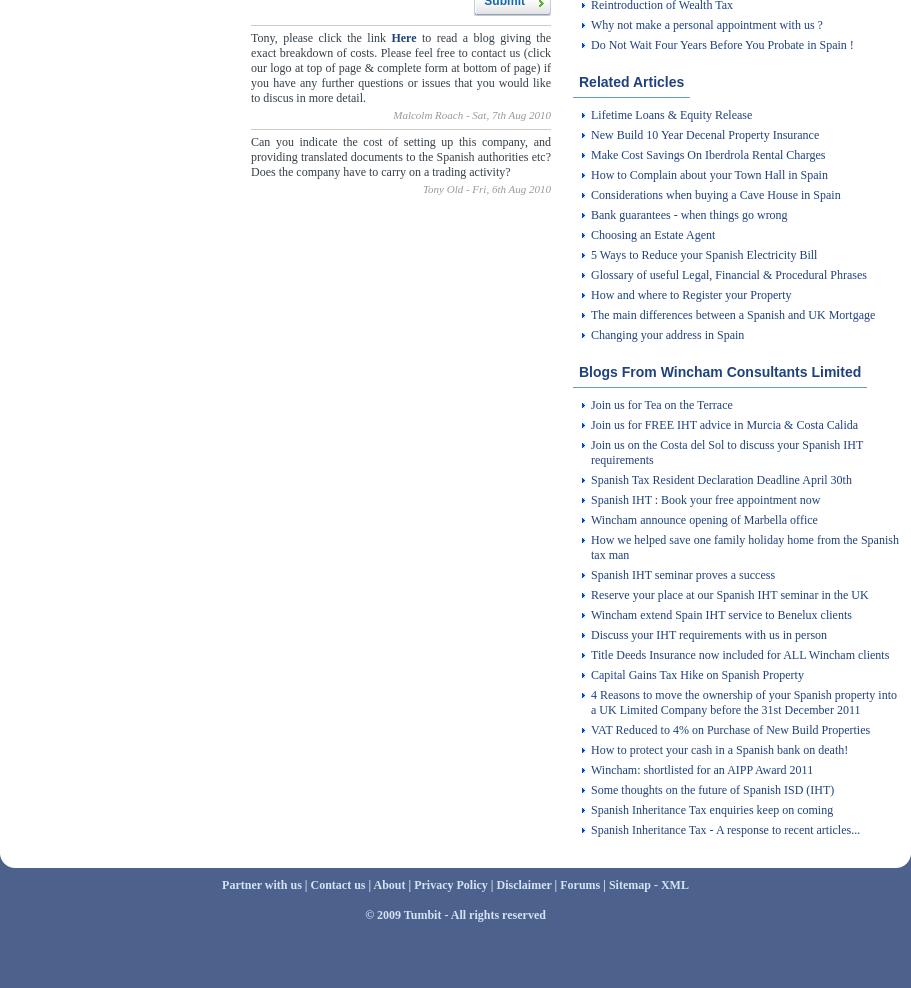 Image resolution: width=911 pixels, height=988 pixels. Describe the element at coordinates (739, 654) in the screenshot. I see `'Title Deeds Insurance now included for ALL Wincham clients'` at that location.